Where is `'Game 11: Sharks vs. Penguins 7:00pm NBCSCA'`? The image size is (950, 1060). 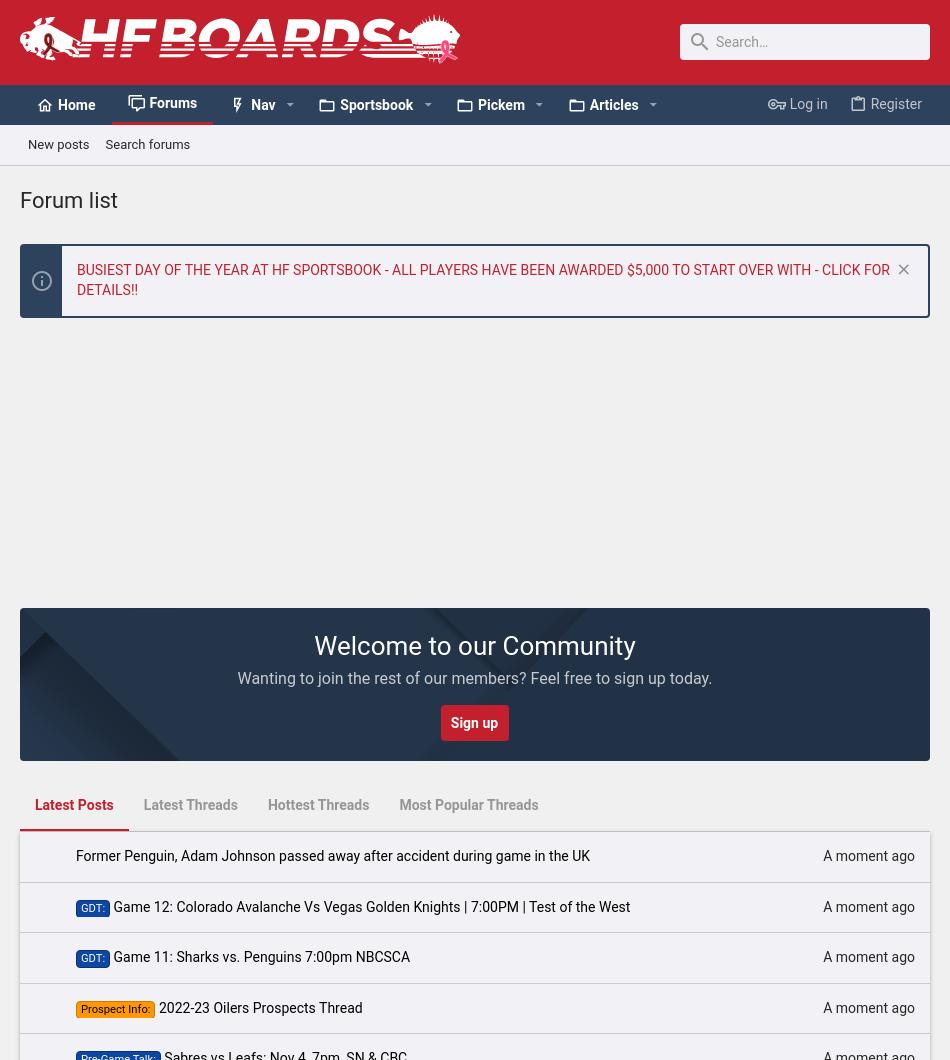 'Game 11: Sharks vs. Penguins 7:00pm NBCSCA' is located at coordinates (260, 955).